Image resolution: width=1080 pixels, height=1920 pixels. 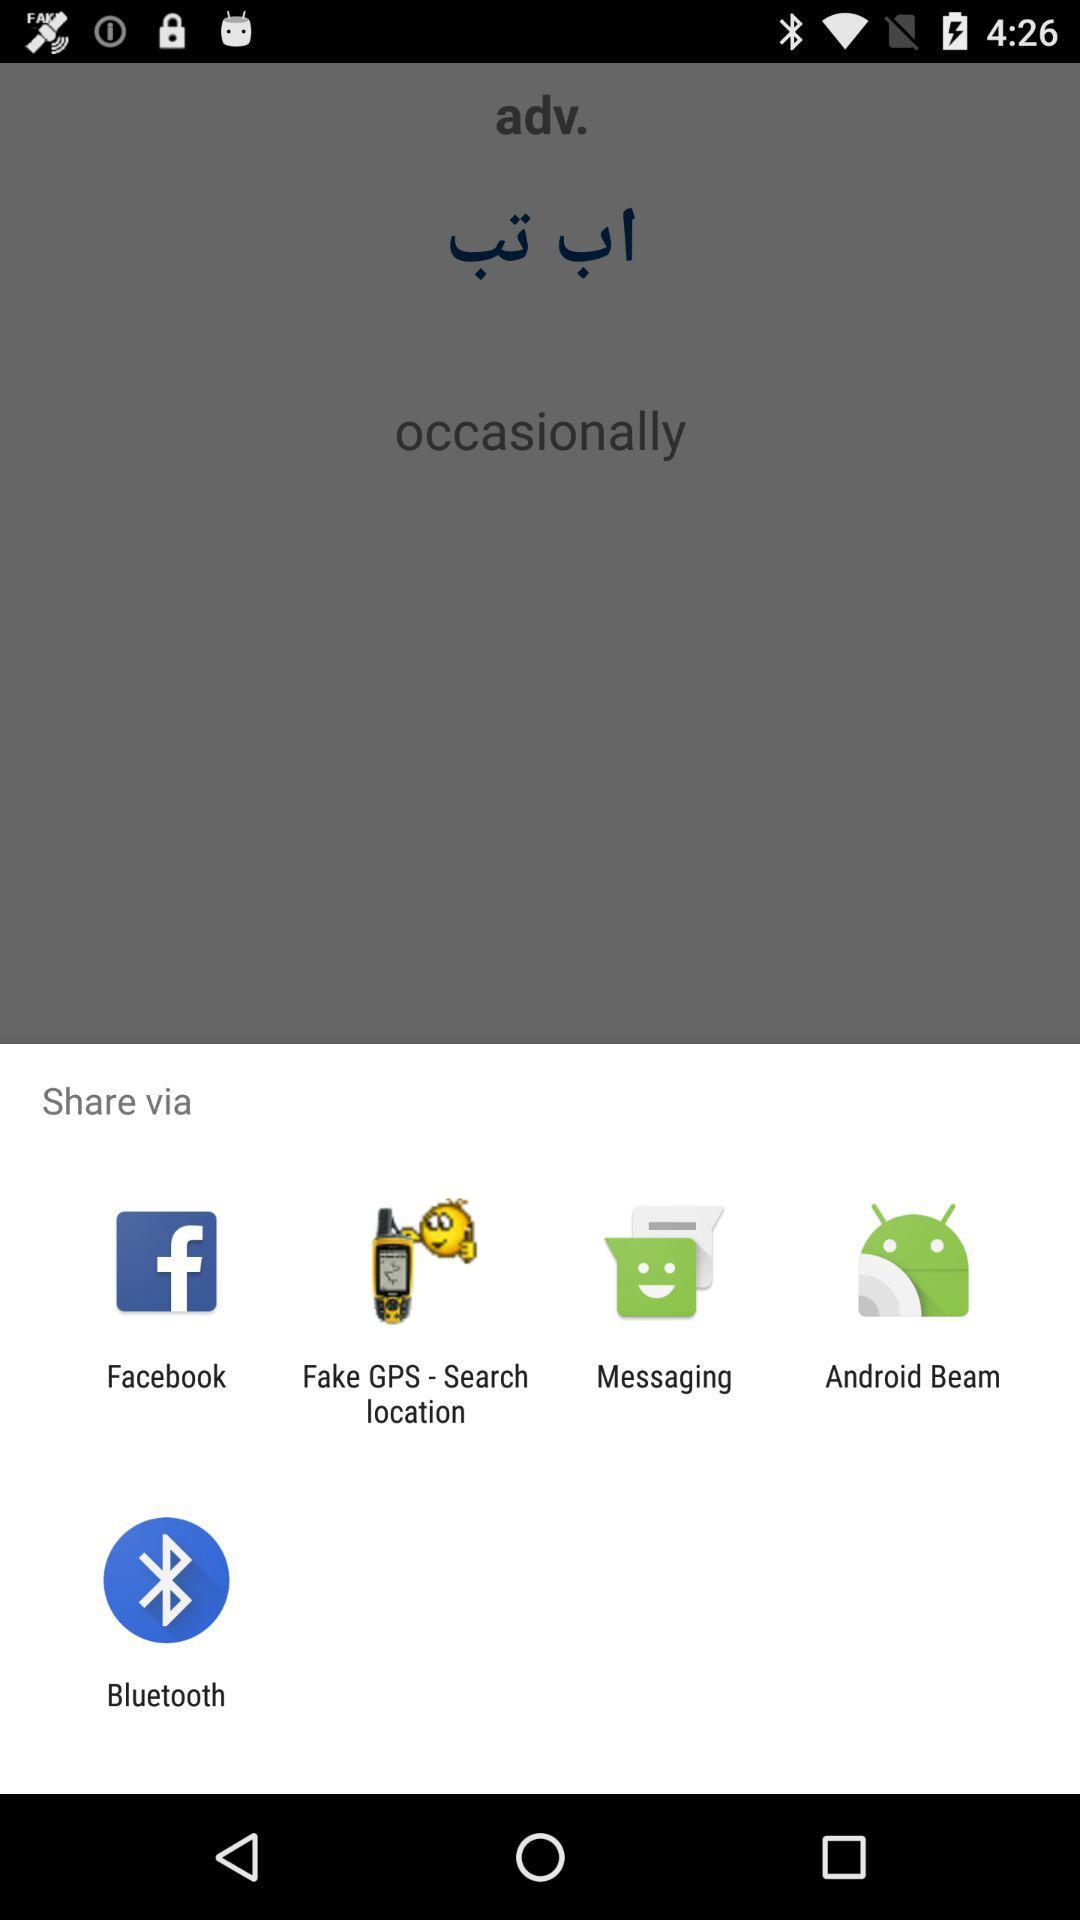 I want to click on the icon next to messaging app, so click(x=414, y=1392).